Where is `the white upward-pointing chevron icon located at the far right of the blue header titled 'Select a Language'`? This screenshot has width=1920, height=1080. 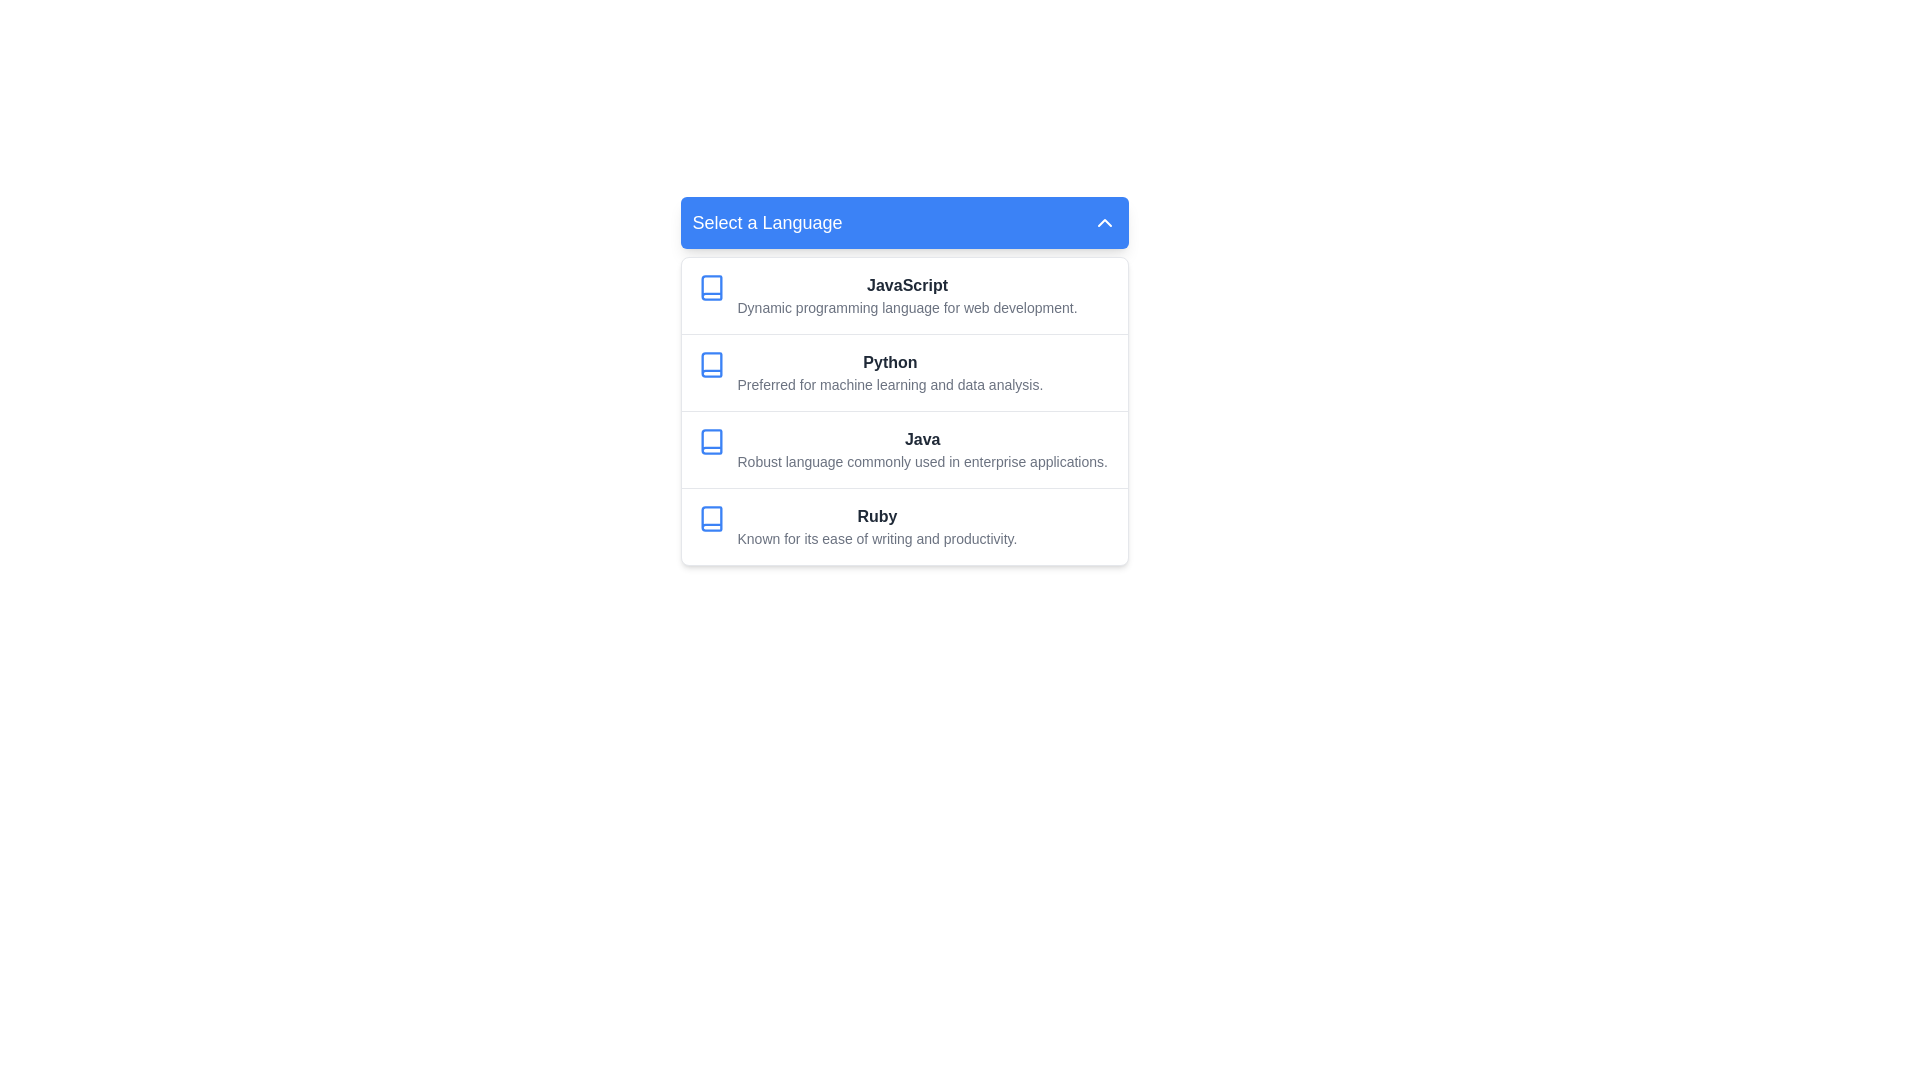 the white upward-pointing chevron icon located at the far right of the blue header titled 'Select a Language' is located at coordinates (1103, 223).